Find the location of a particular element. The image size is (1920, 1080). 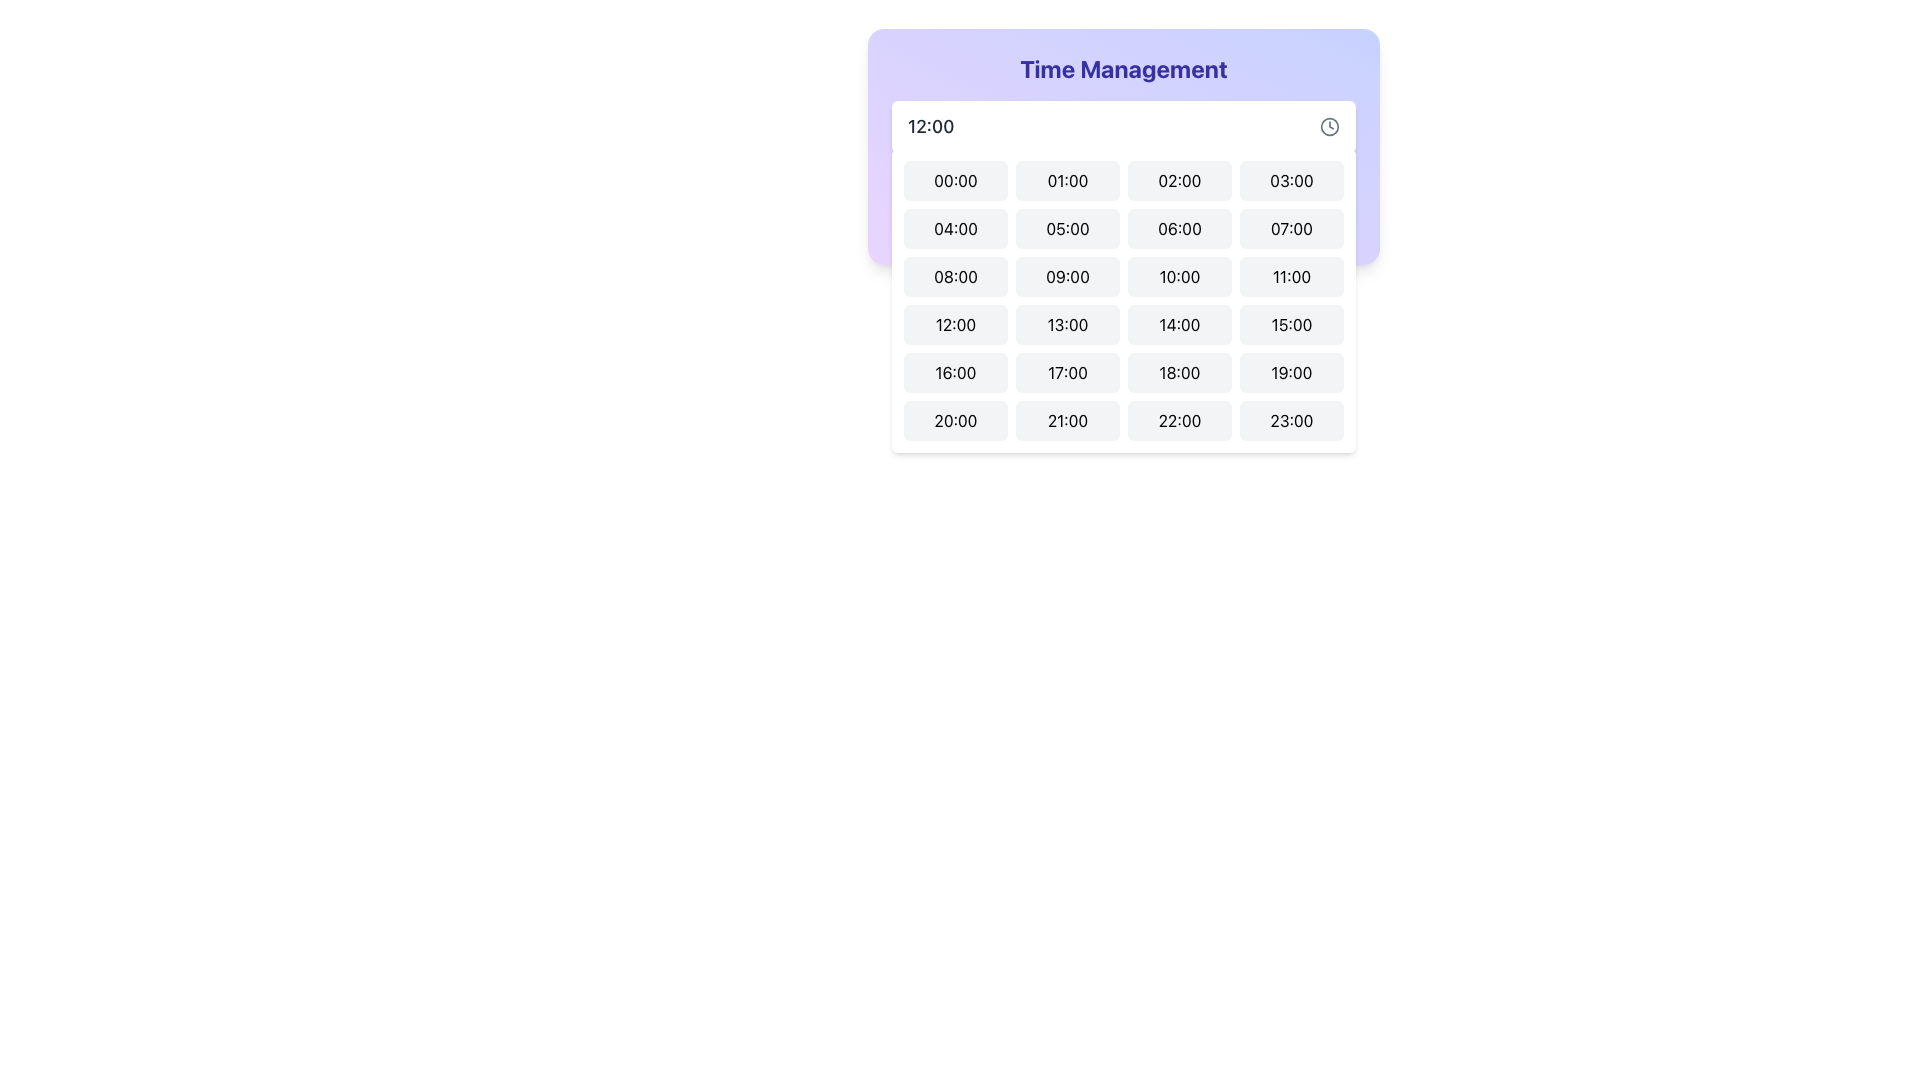

the button in the second row and first column of the time picker is located at coordinates (954, 227).